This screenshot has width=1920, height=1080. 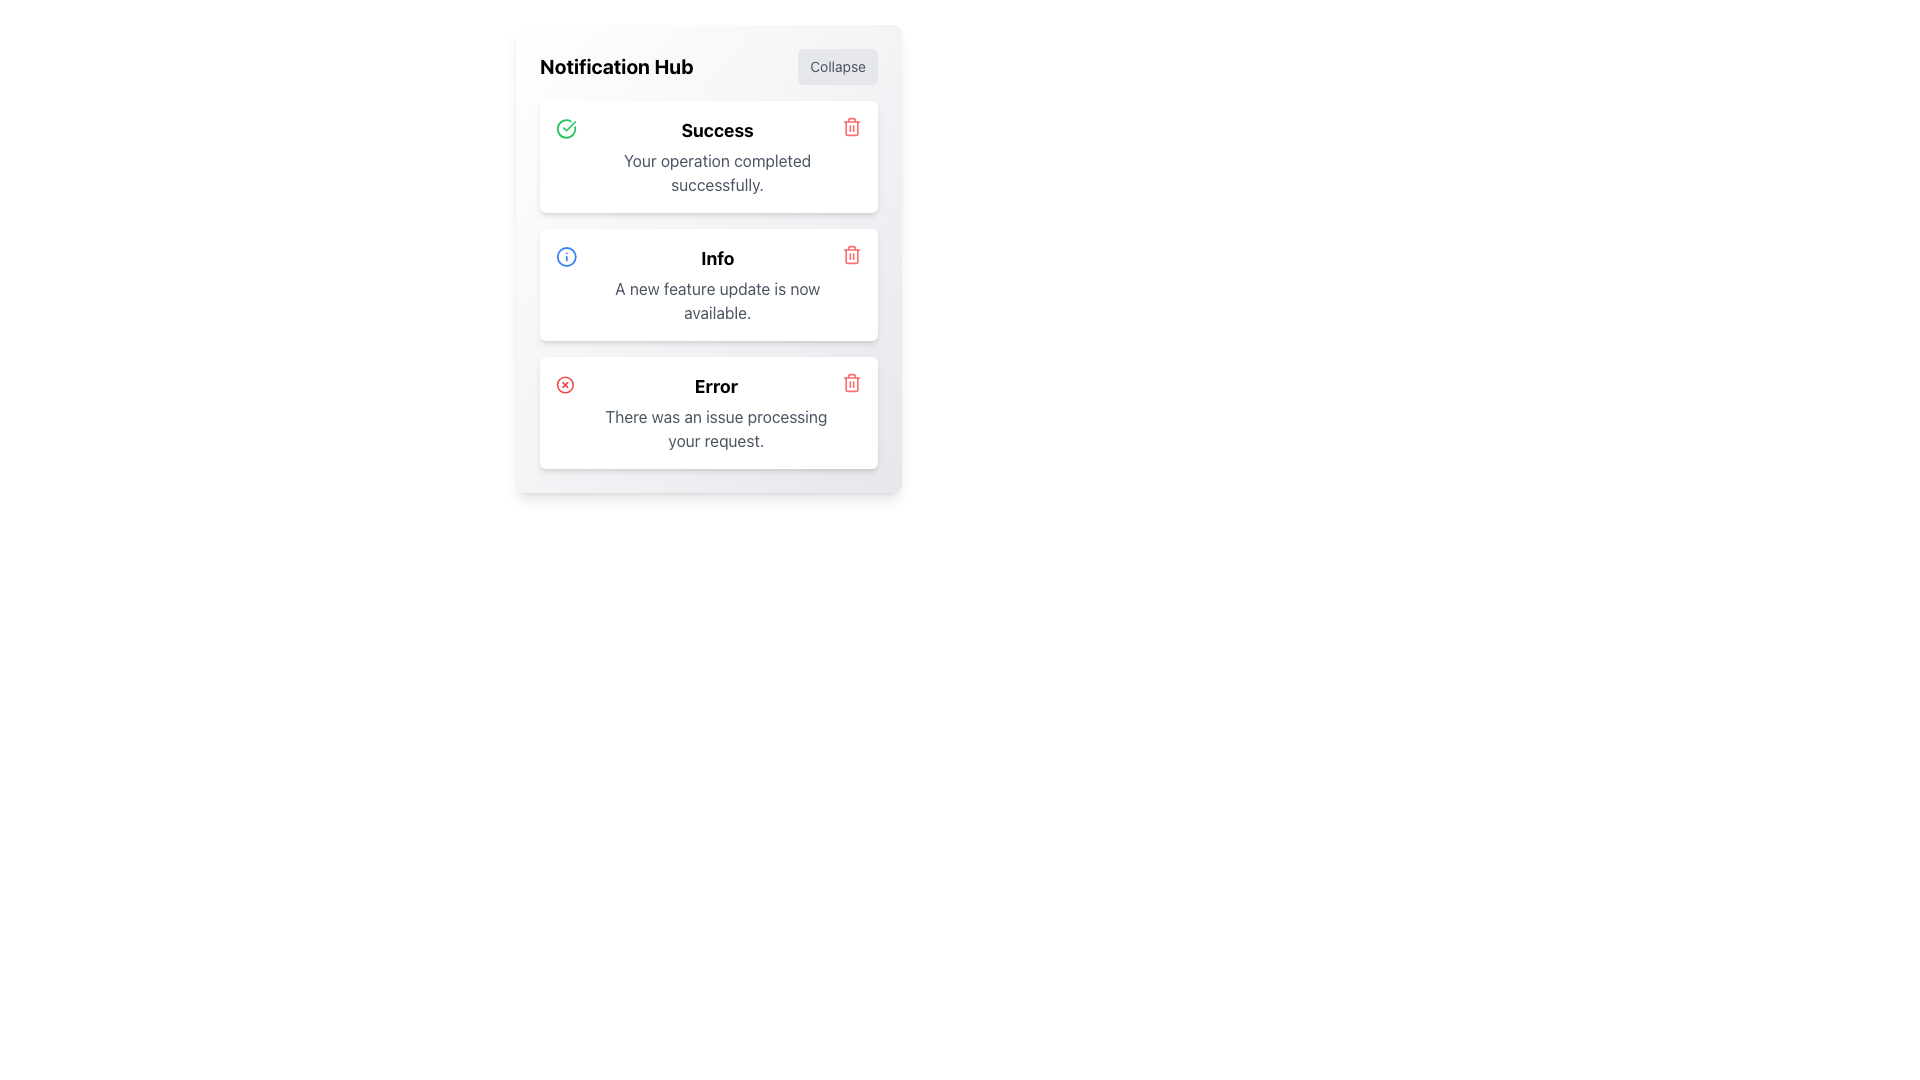 What do you see at coordinates (838, 65) in the screenshot?
I see `the 'Collapse' button located in the top-right corner of the 'Notification Hub' section` at bounding box center [838, 65].